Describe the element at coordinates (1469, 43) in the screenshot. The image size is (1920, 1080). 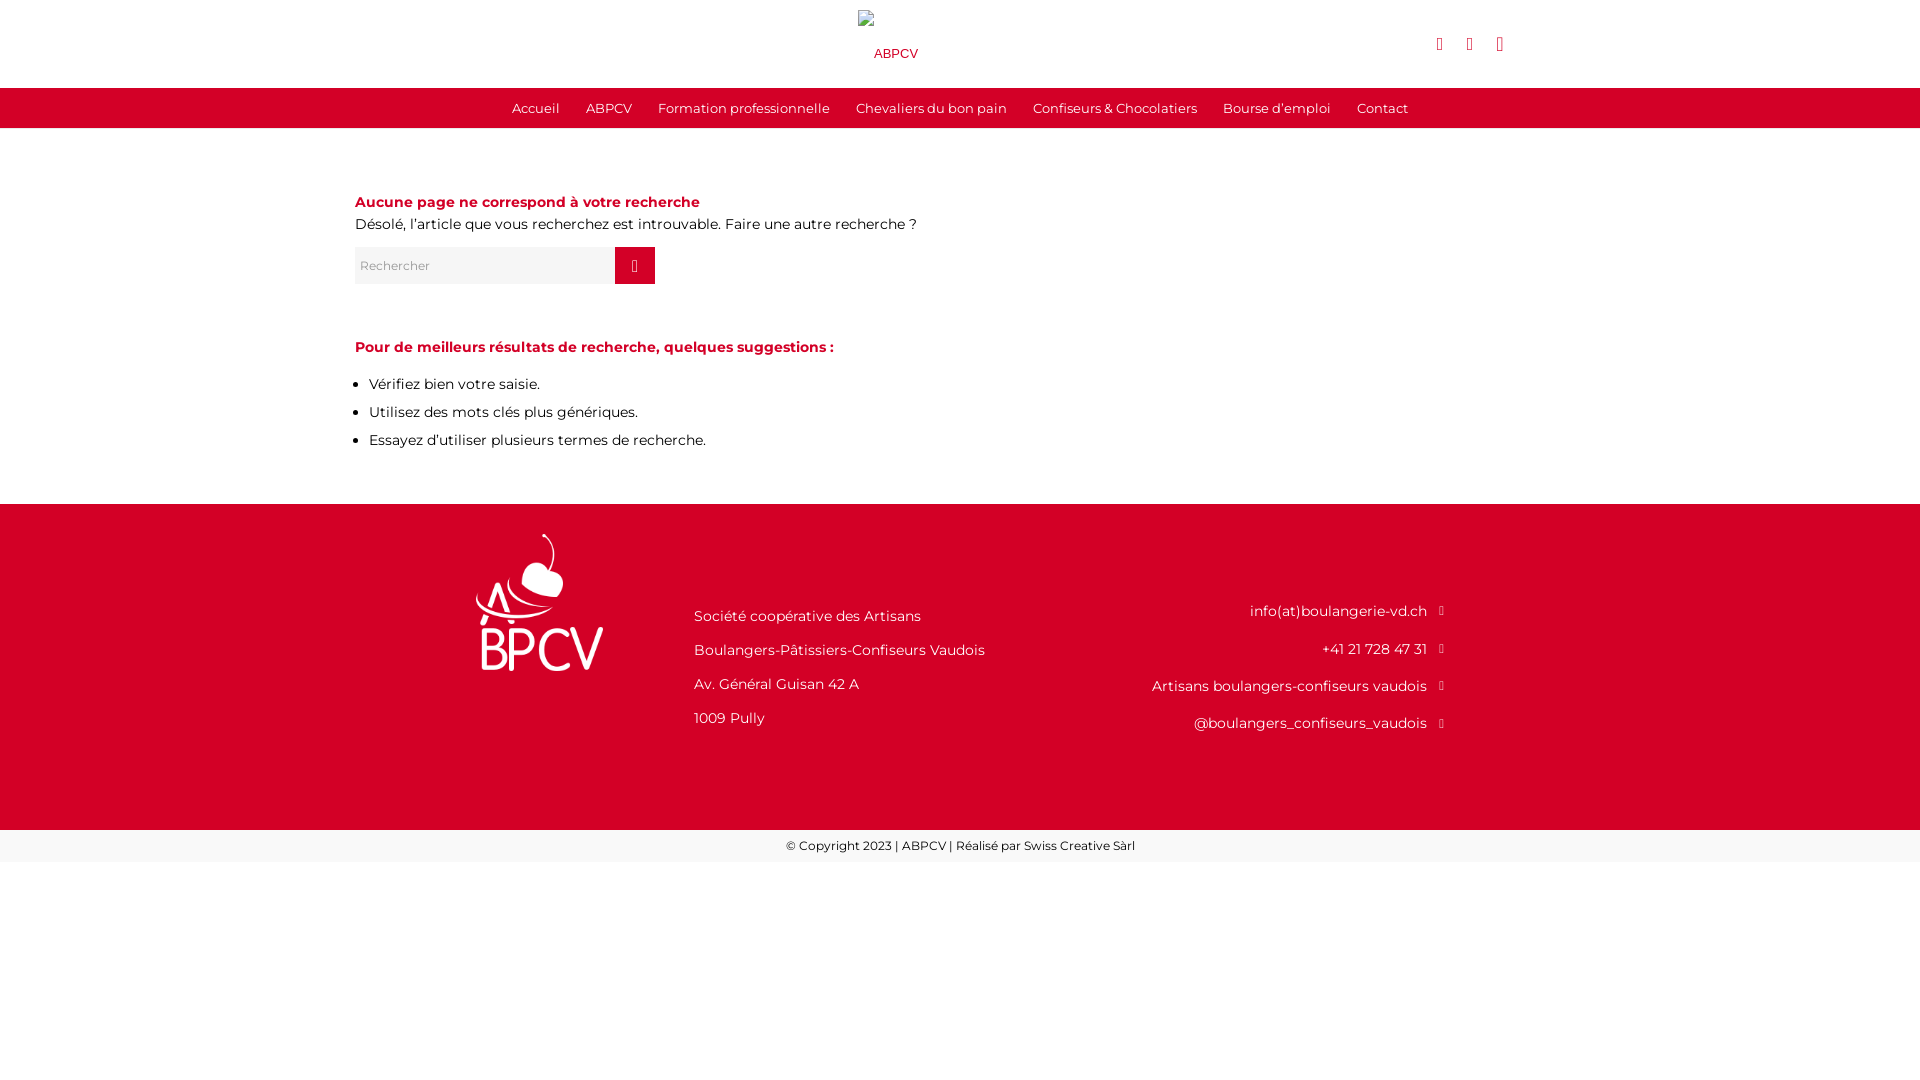
I see `'Instagram'` at that location.